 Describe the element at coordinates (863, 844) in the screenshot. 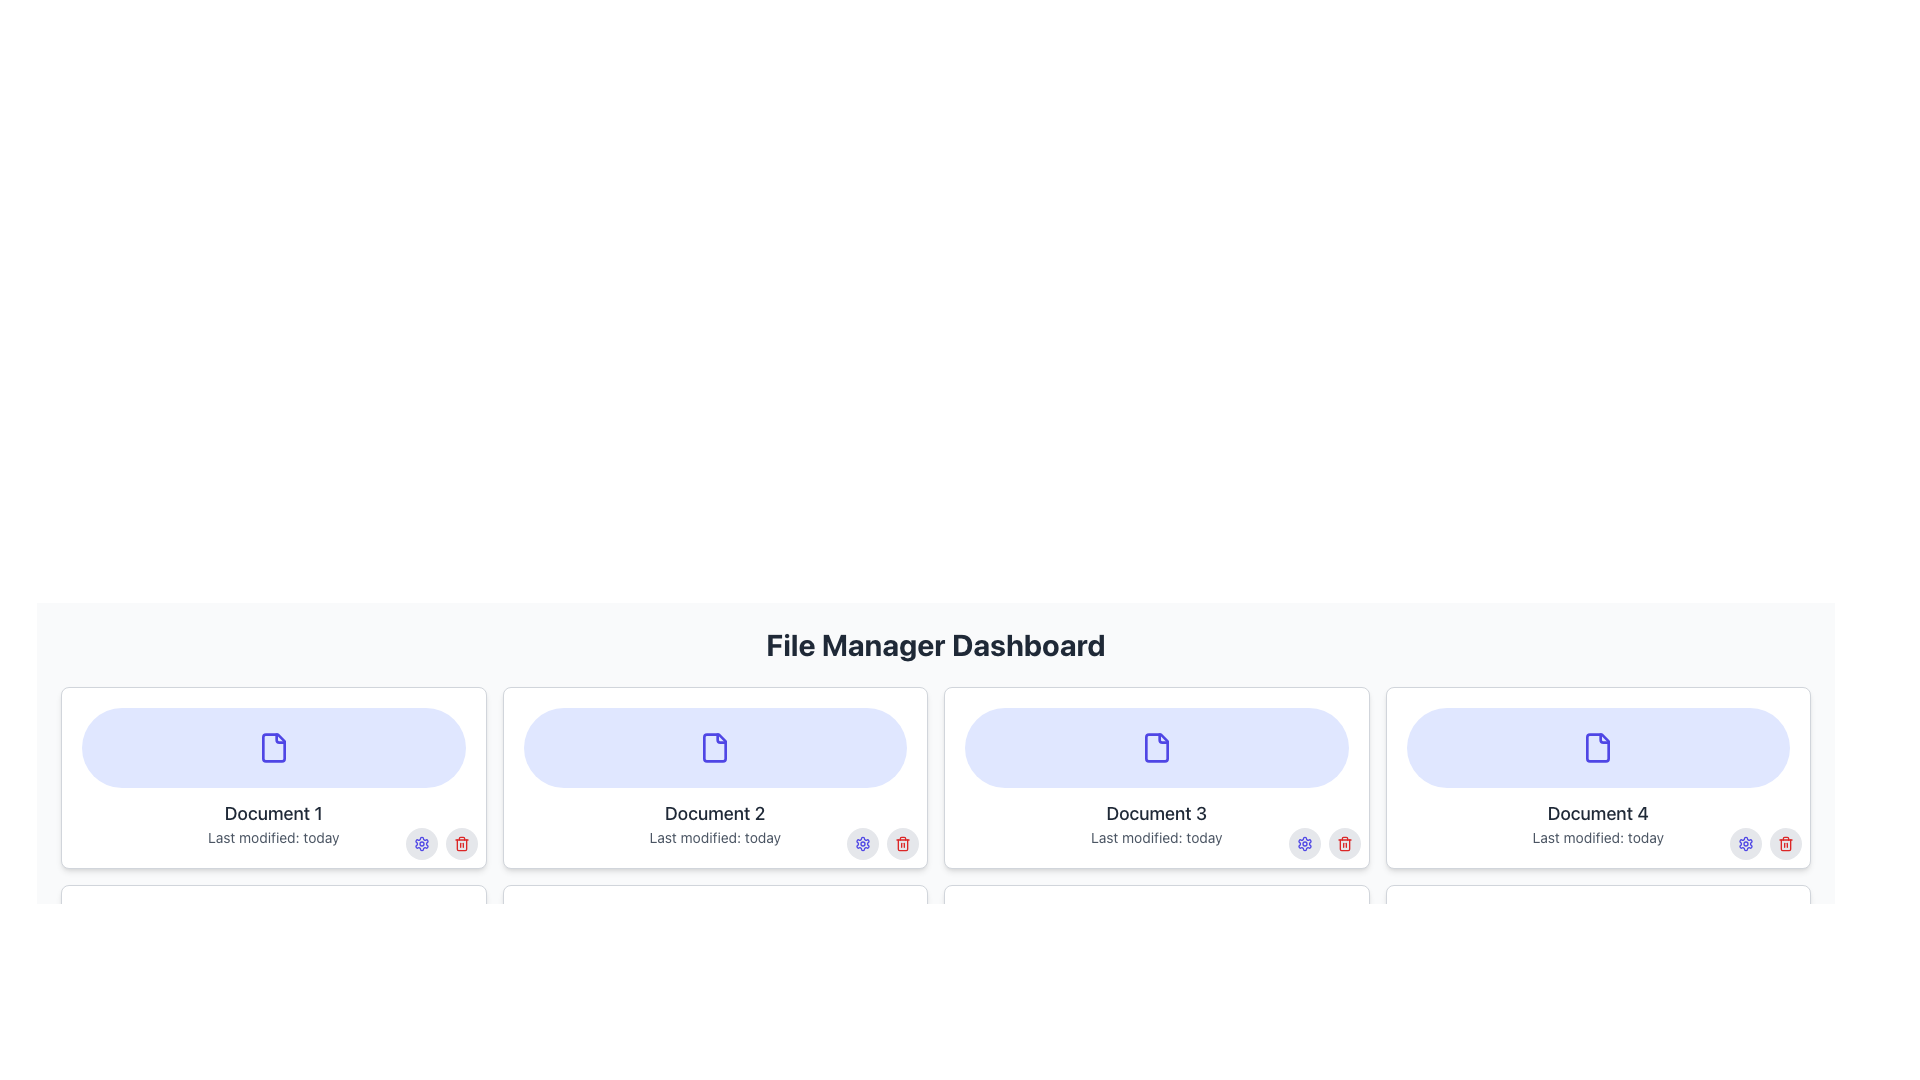

I see `the circular button with a light-gray background and a gear icon in the center, located at the bottom-right corner of the 'Document 2' card` at that location.